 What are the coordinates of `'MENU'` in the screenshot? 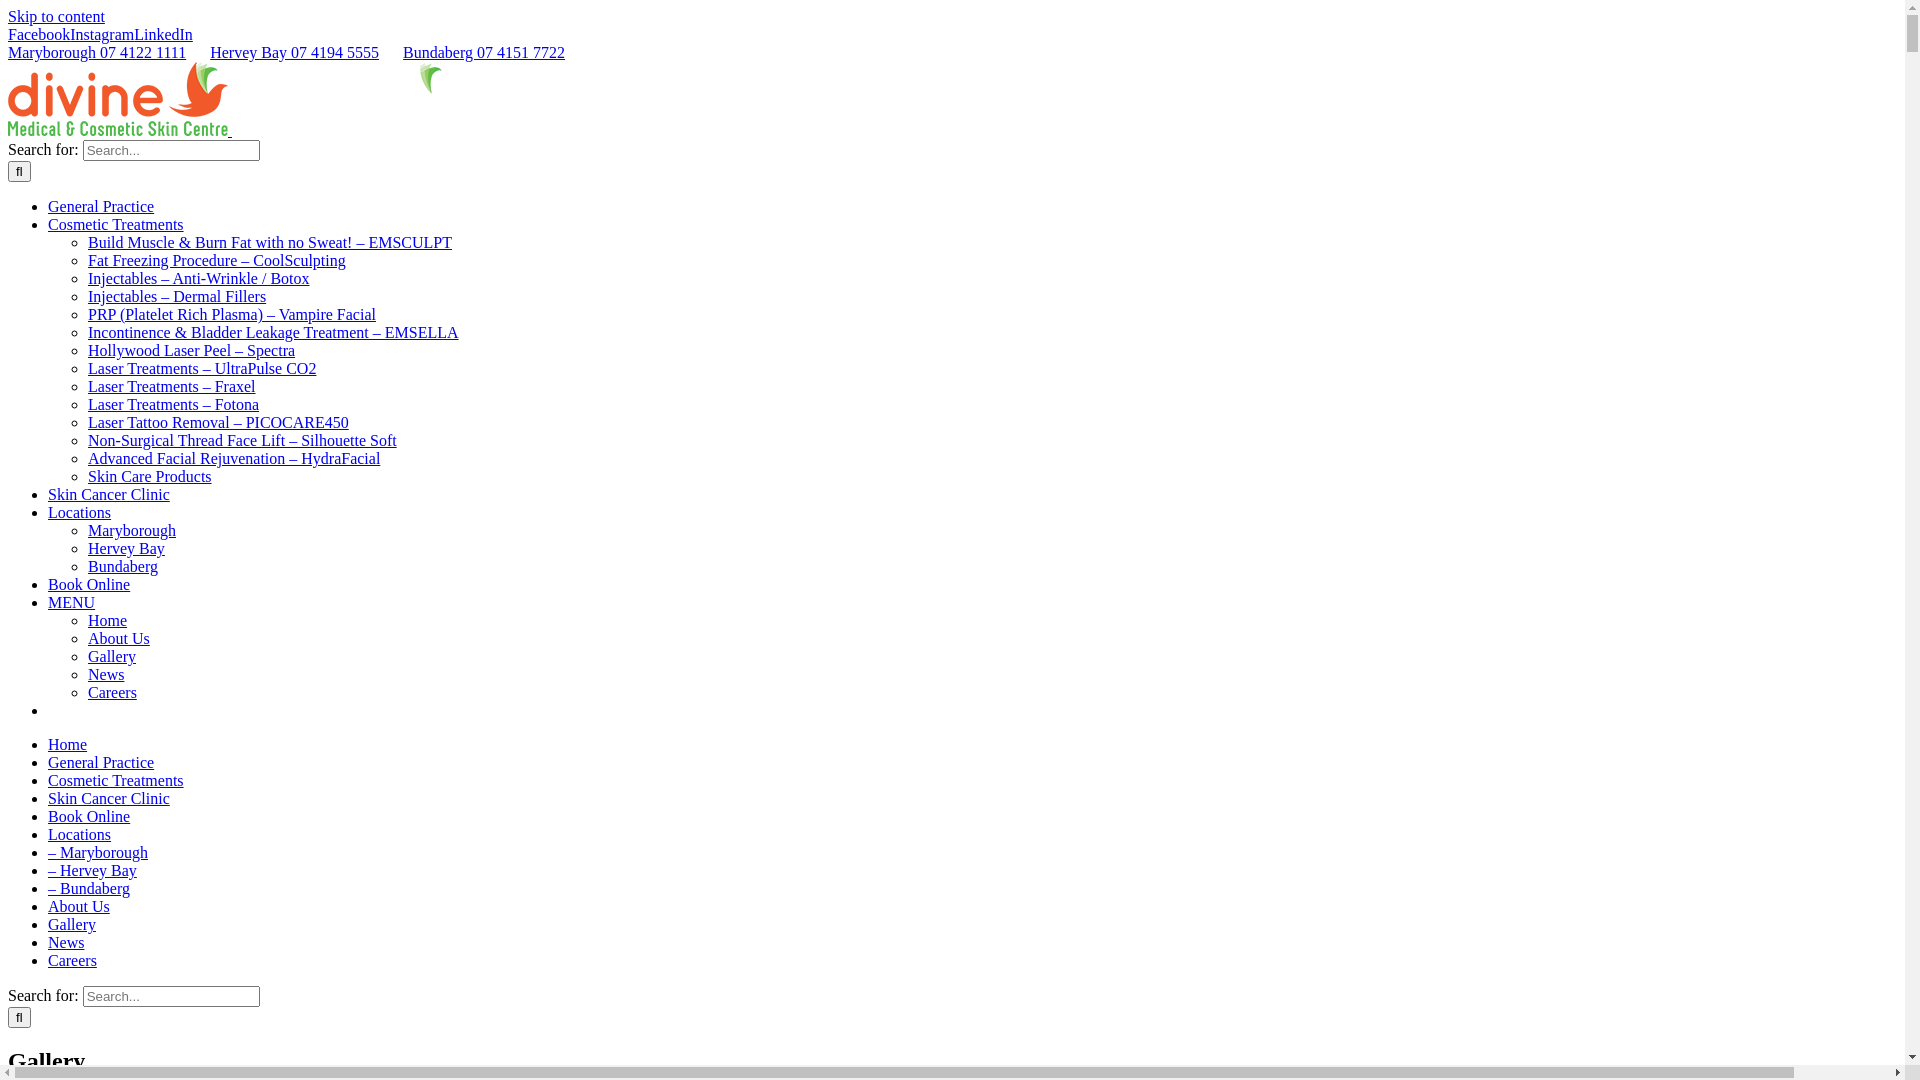 It's located at (71, 601).